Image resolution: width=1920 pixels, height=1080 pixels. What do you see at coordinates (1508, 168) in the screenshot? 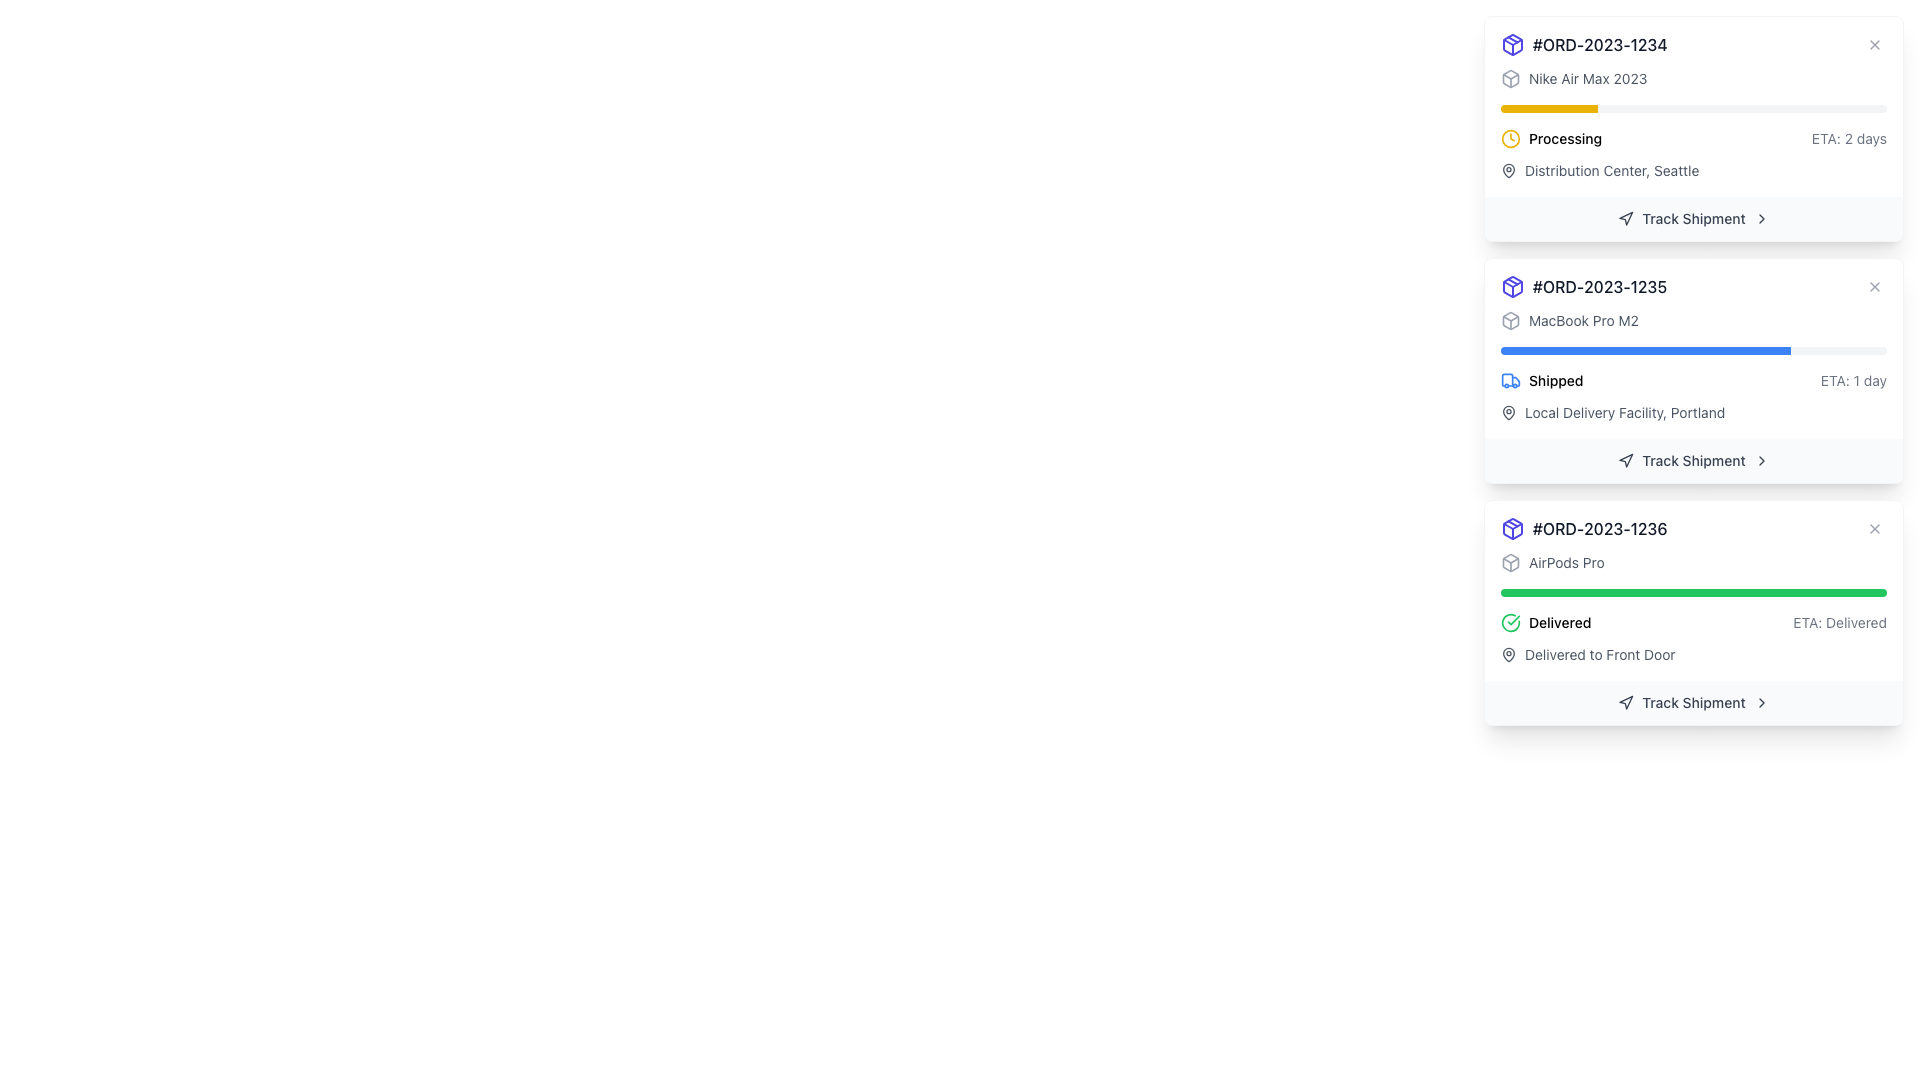
I see `the lower, broader section of the pin-shaped icon, which represents the body of the pin used for location functionalities` at bounding box center [1508, 168].